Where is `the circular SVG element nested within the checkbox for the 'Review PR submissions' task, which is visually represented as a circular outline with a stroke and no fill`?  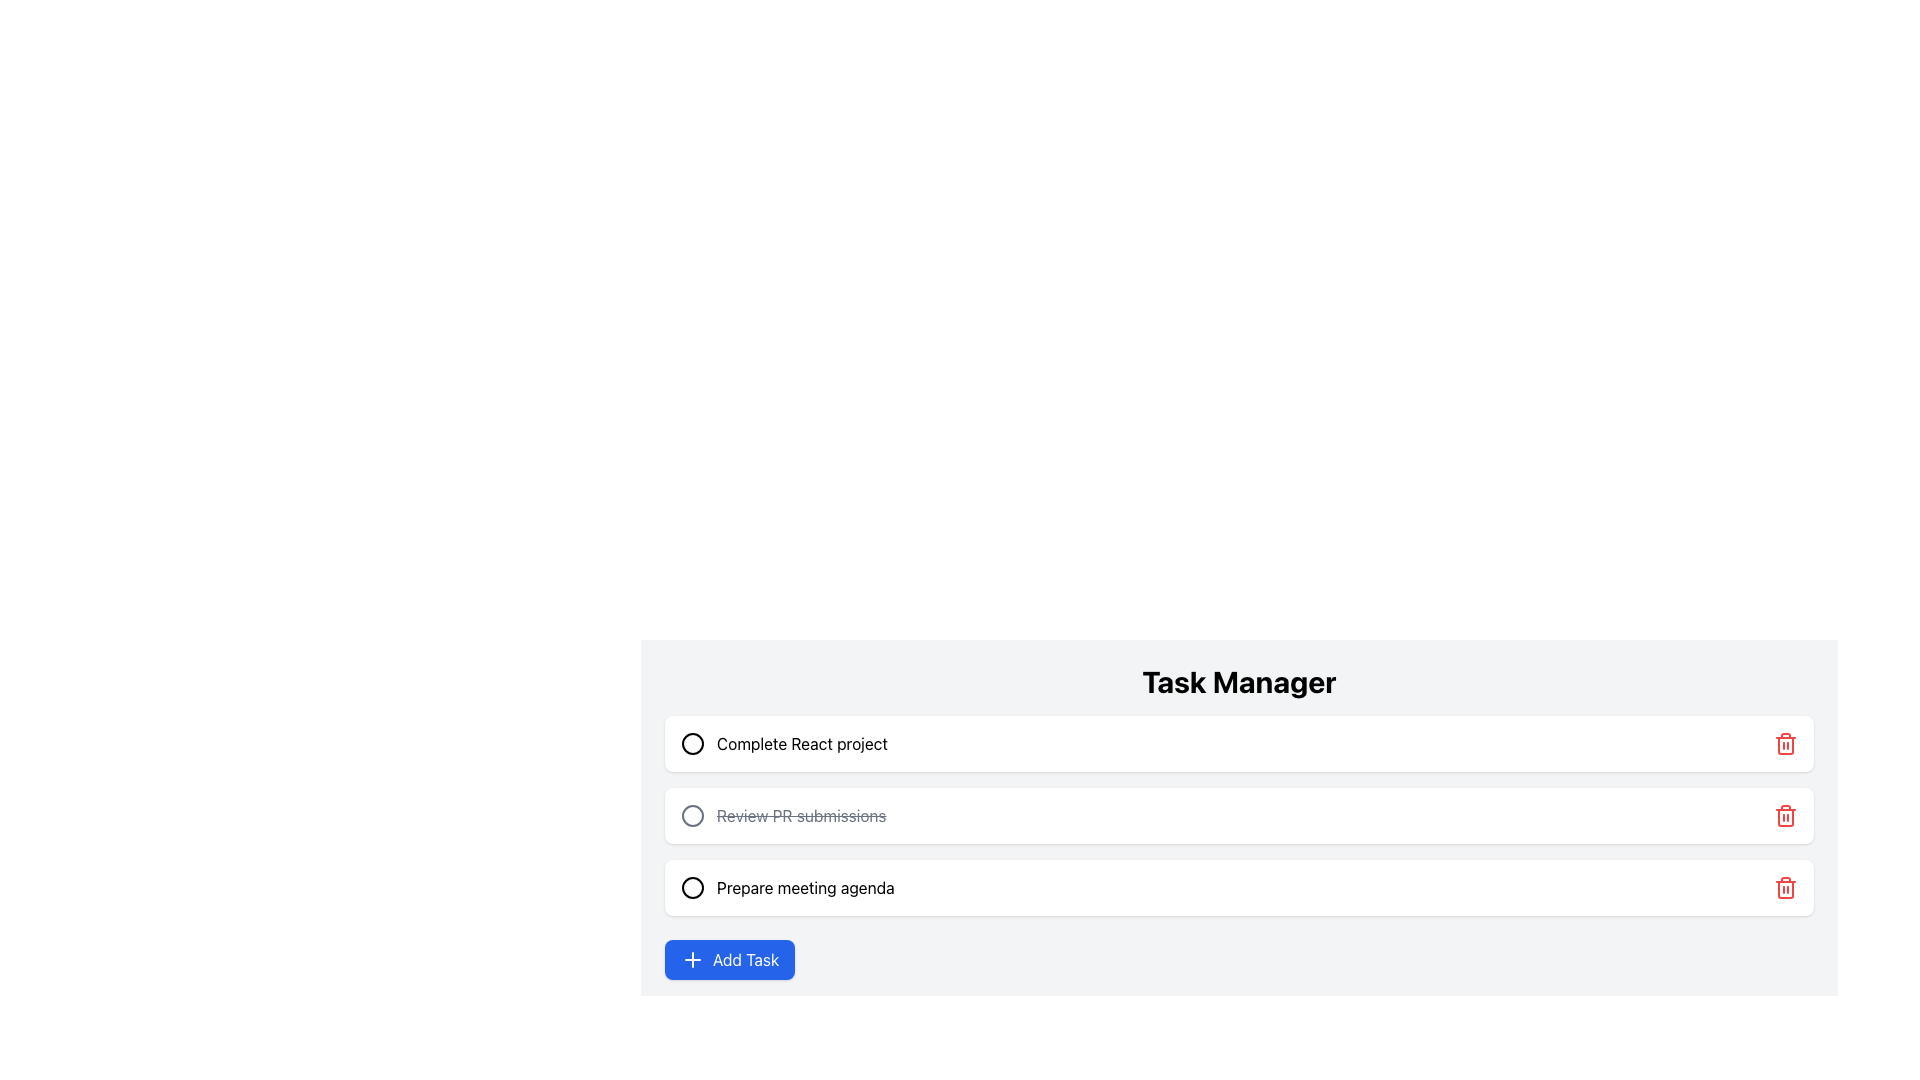 the circular SVG element nested within the checkbox for the 'Review PR submissions' task, which is visually represented as a circular outline with a stroke and no fill is located at coordinates (692, 816).